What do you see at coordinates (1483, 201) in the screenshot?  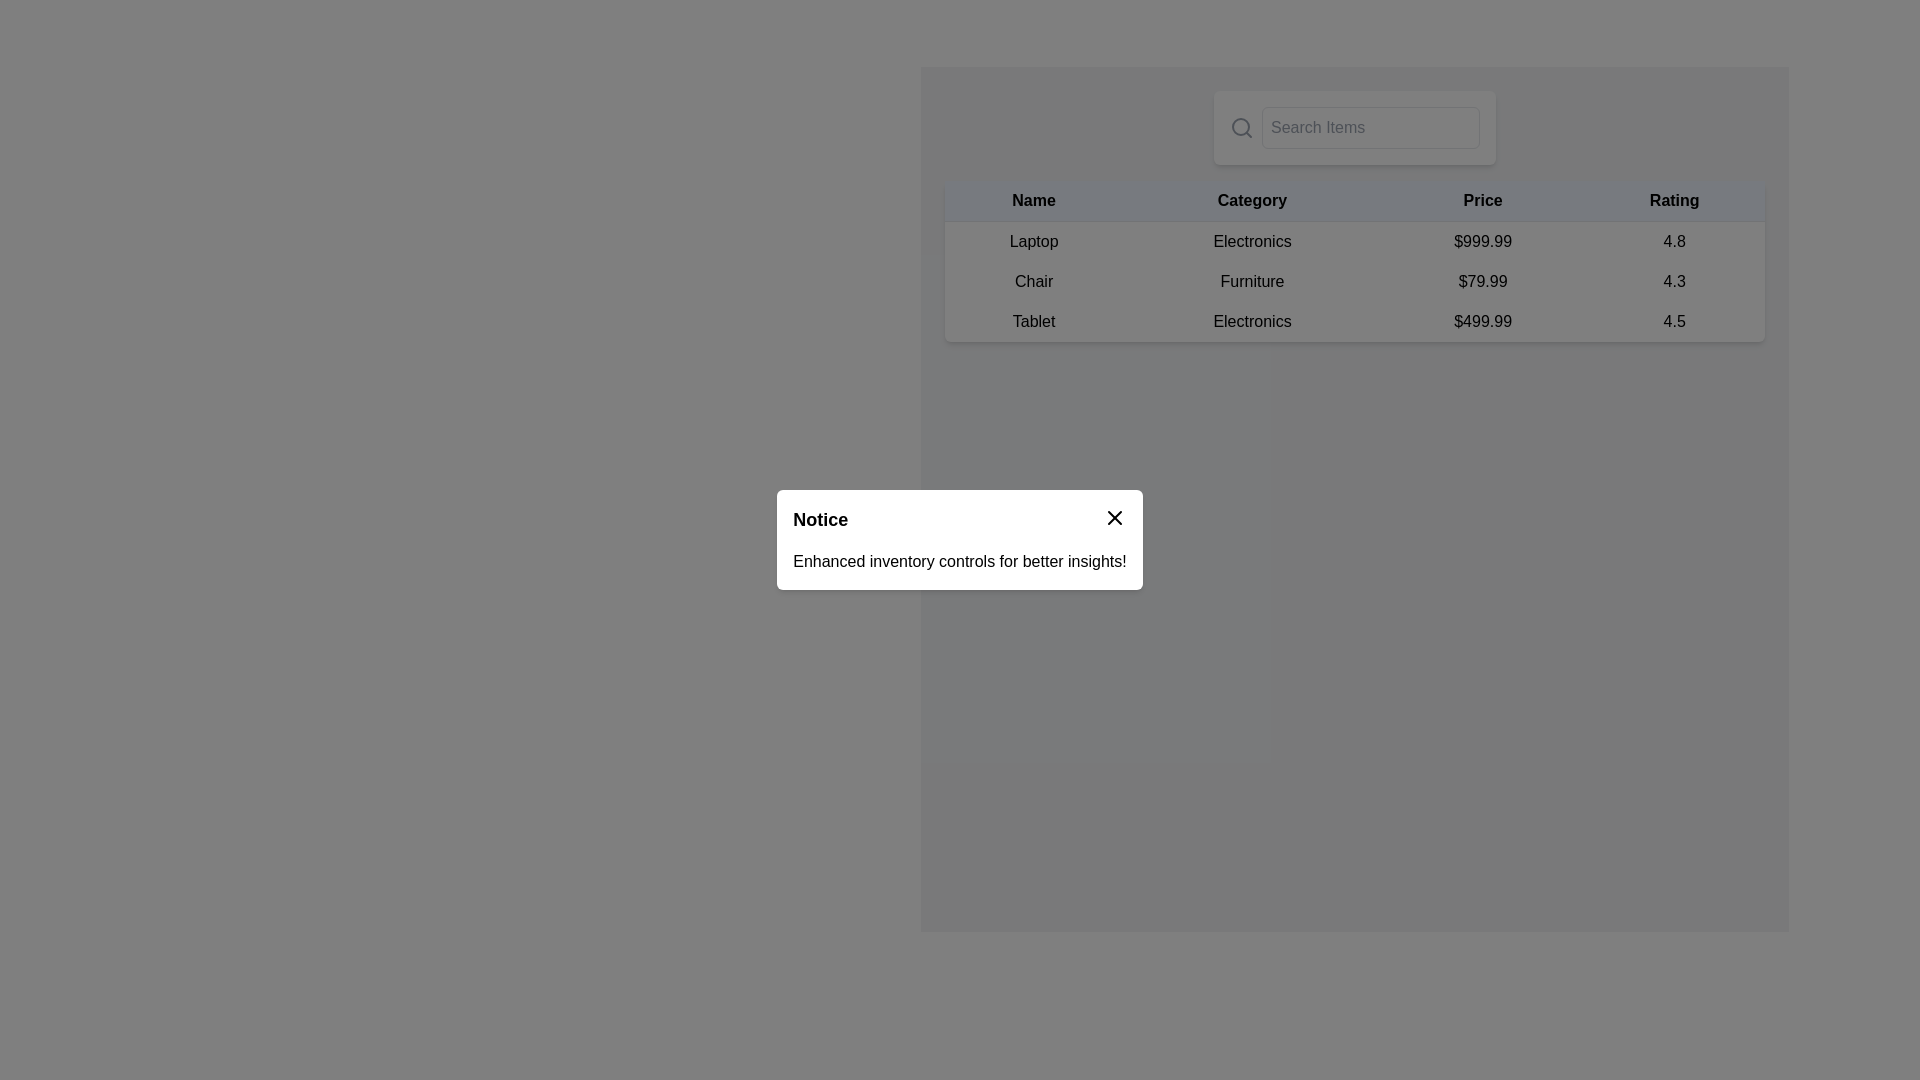 I see `the Text label that serves as the column header indicating prices, located between 'Category' and 'Rating' in the table headers` at bounding box center [1483, 201].